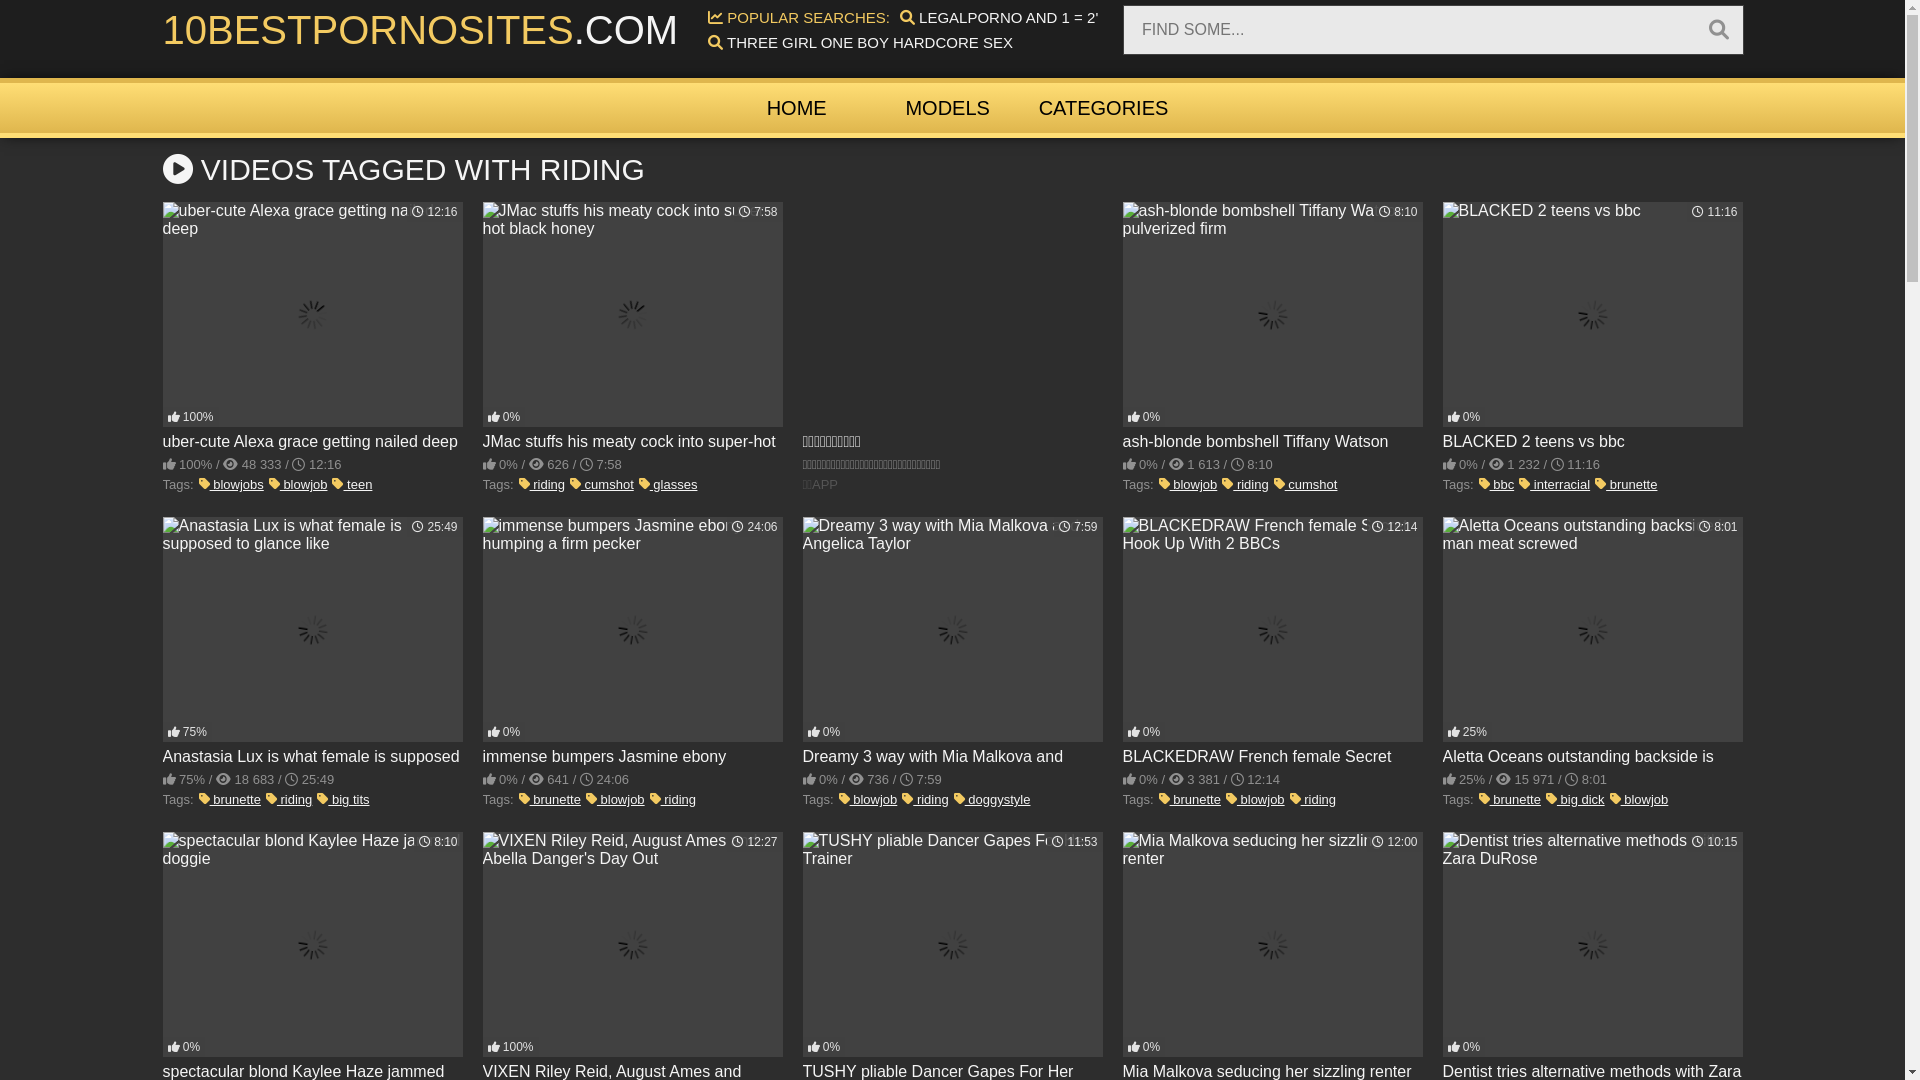  Describe the element at coordinates (351, 484) in the screenshot. I see `'teen'` at that location.